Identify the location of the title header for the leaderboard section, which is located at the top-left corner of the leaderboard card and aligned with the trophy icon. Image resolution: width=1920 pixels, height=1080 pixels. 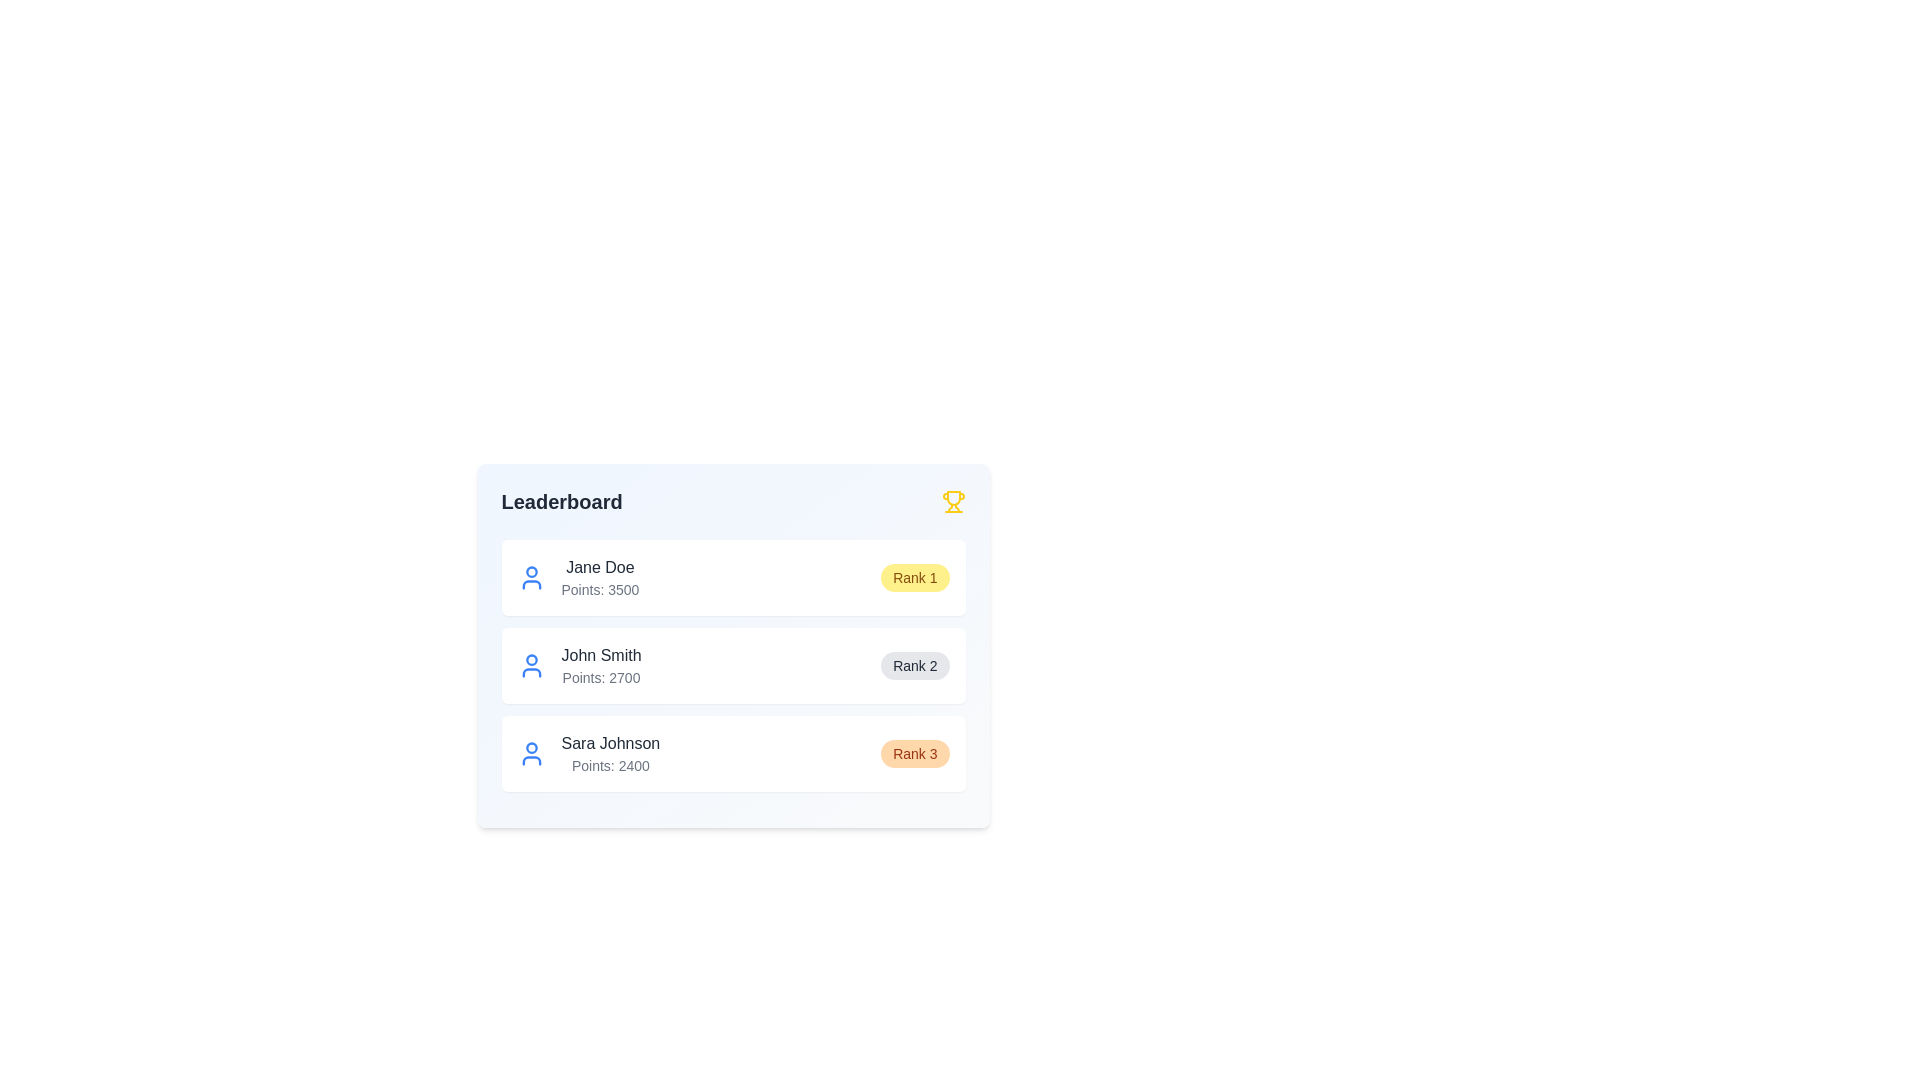
(561, 500).